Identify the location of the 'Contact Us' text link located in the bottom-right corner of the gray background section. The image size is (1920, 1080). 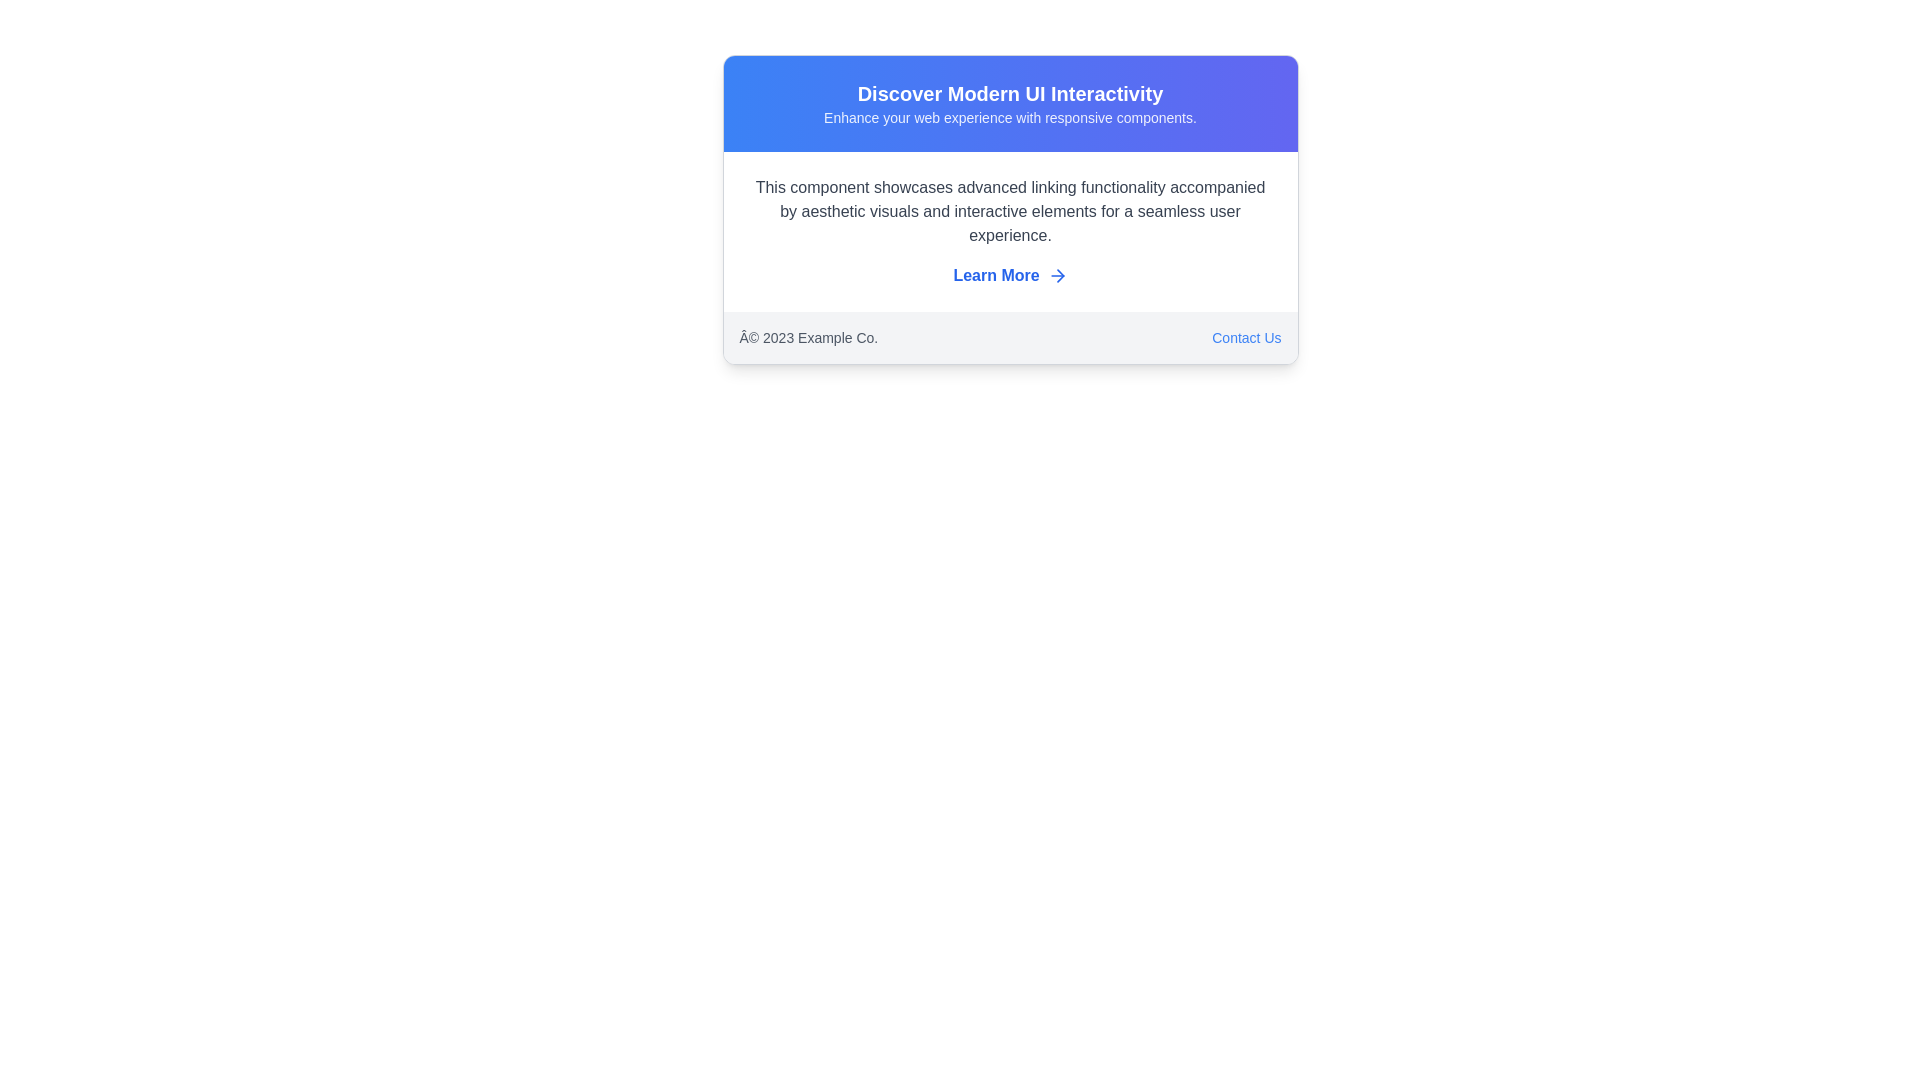
(1245, 337).